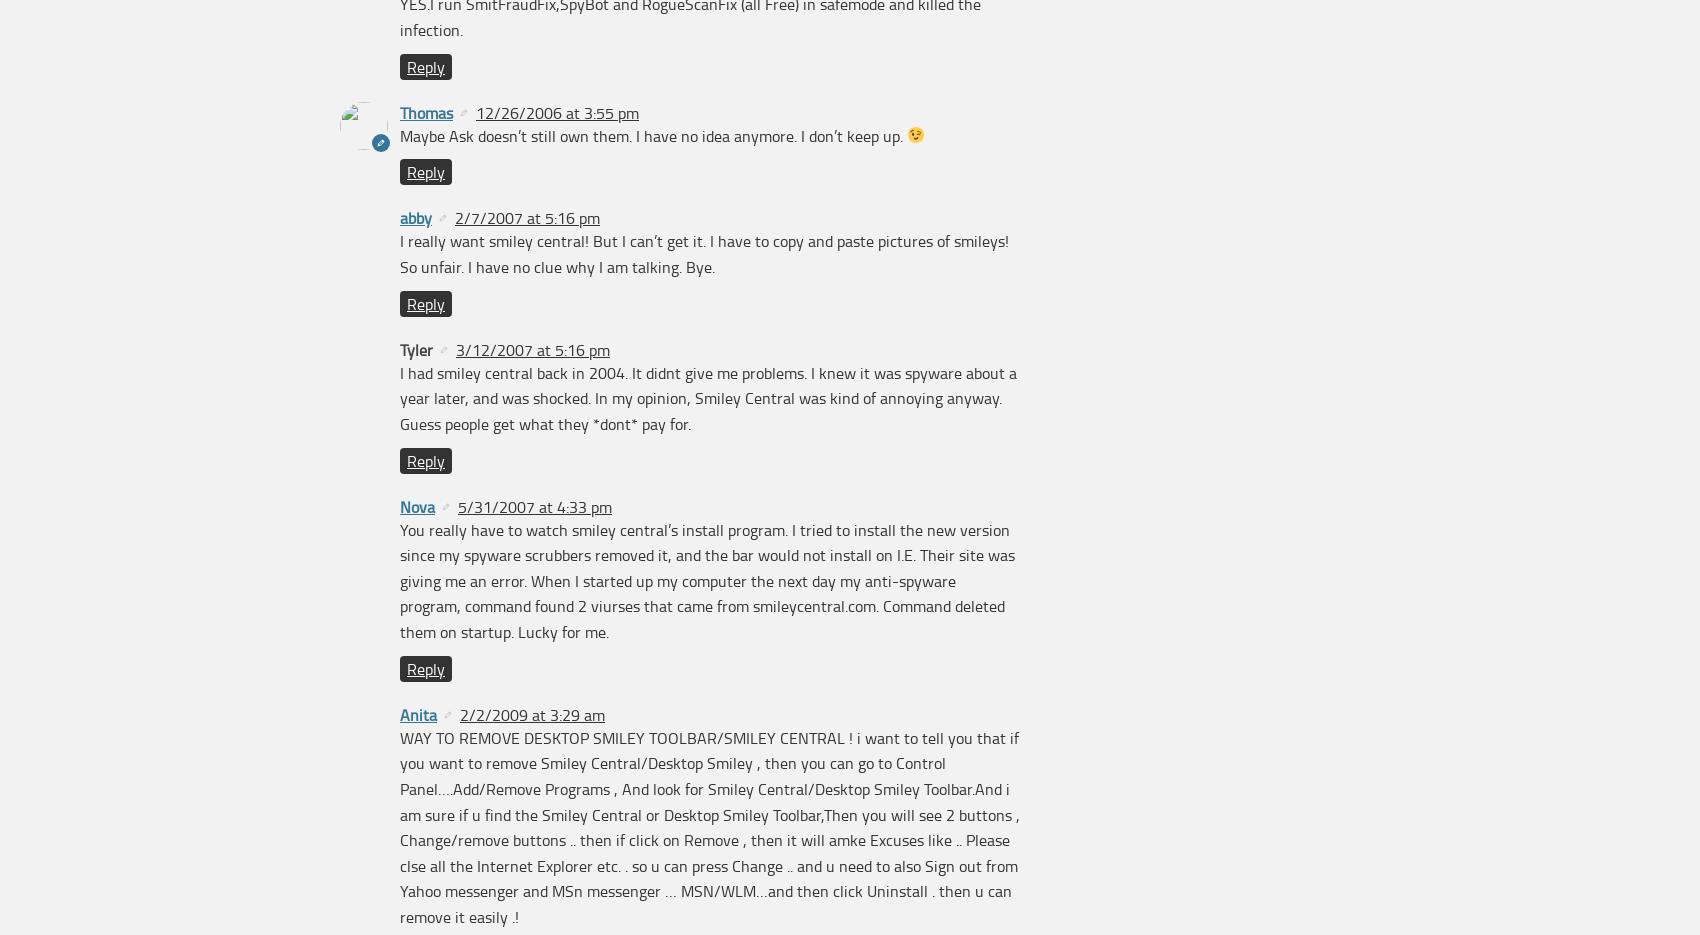 This screenshot has width=1700, height=935. What do you see at coordinates (417, 712) in the screenshot?
I see `'Anita'` at bounding box center [417, 712].